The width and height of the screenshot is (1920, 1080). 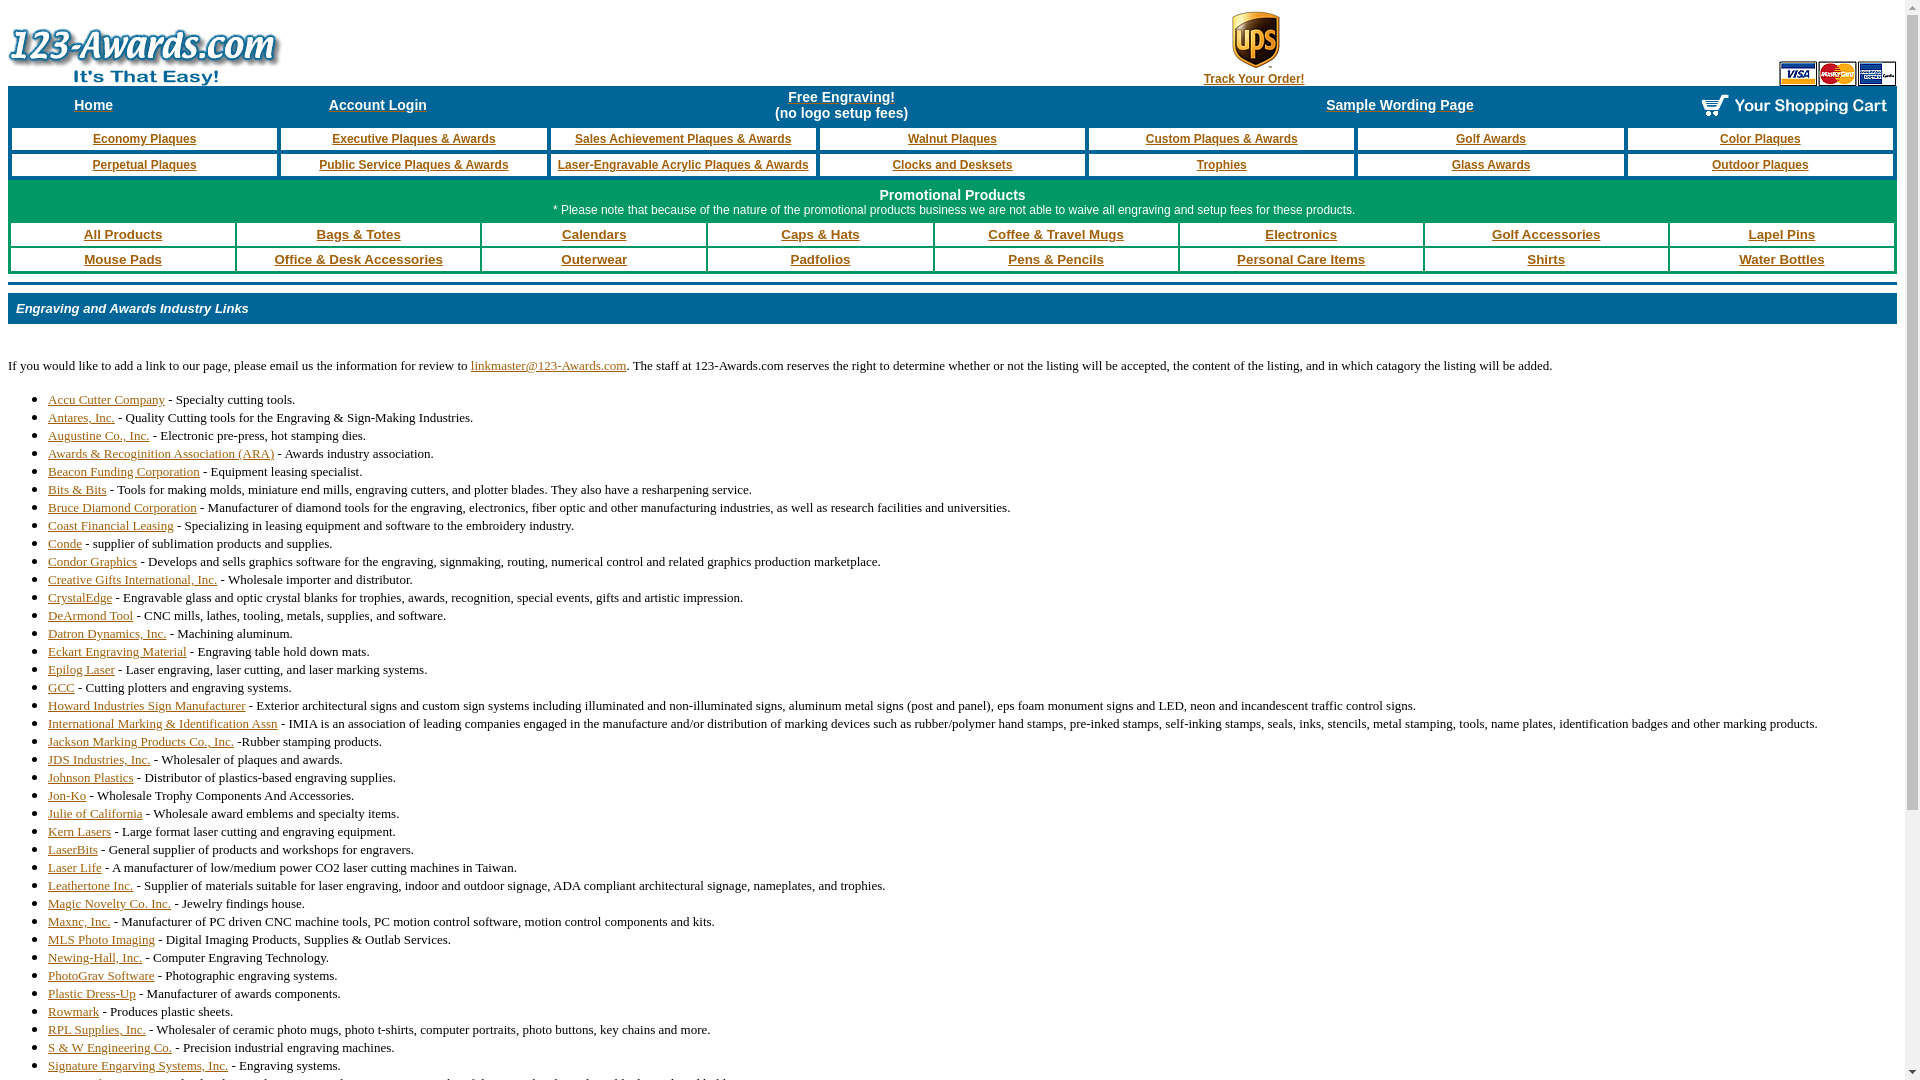 What do you see at coordinates (682, 137) in the screenshot?
I see `'Sales Achievement Plaques & Awards'` at bounding box center [682, 137].